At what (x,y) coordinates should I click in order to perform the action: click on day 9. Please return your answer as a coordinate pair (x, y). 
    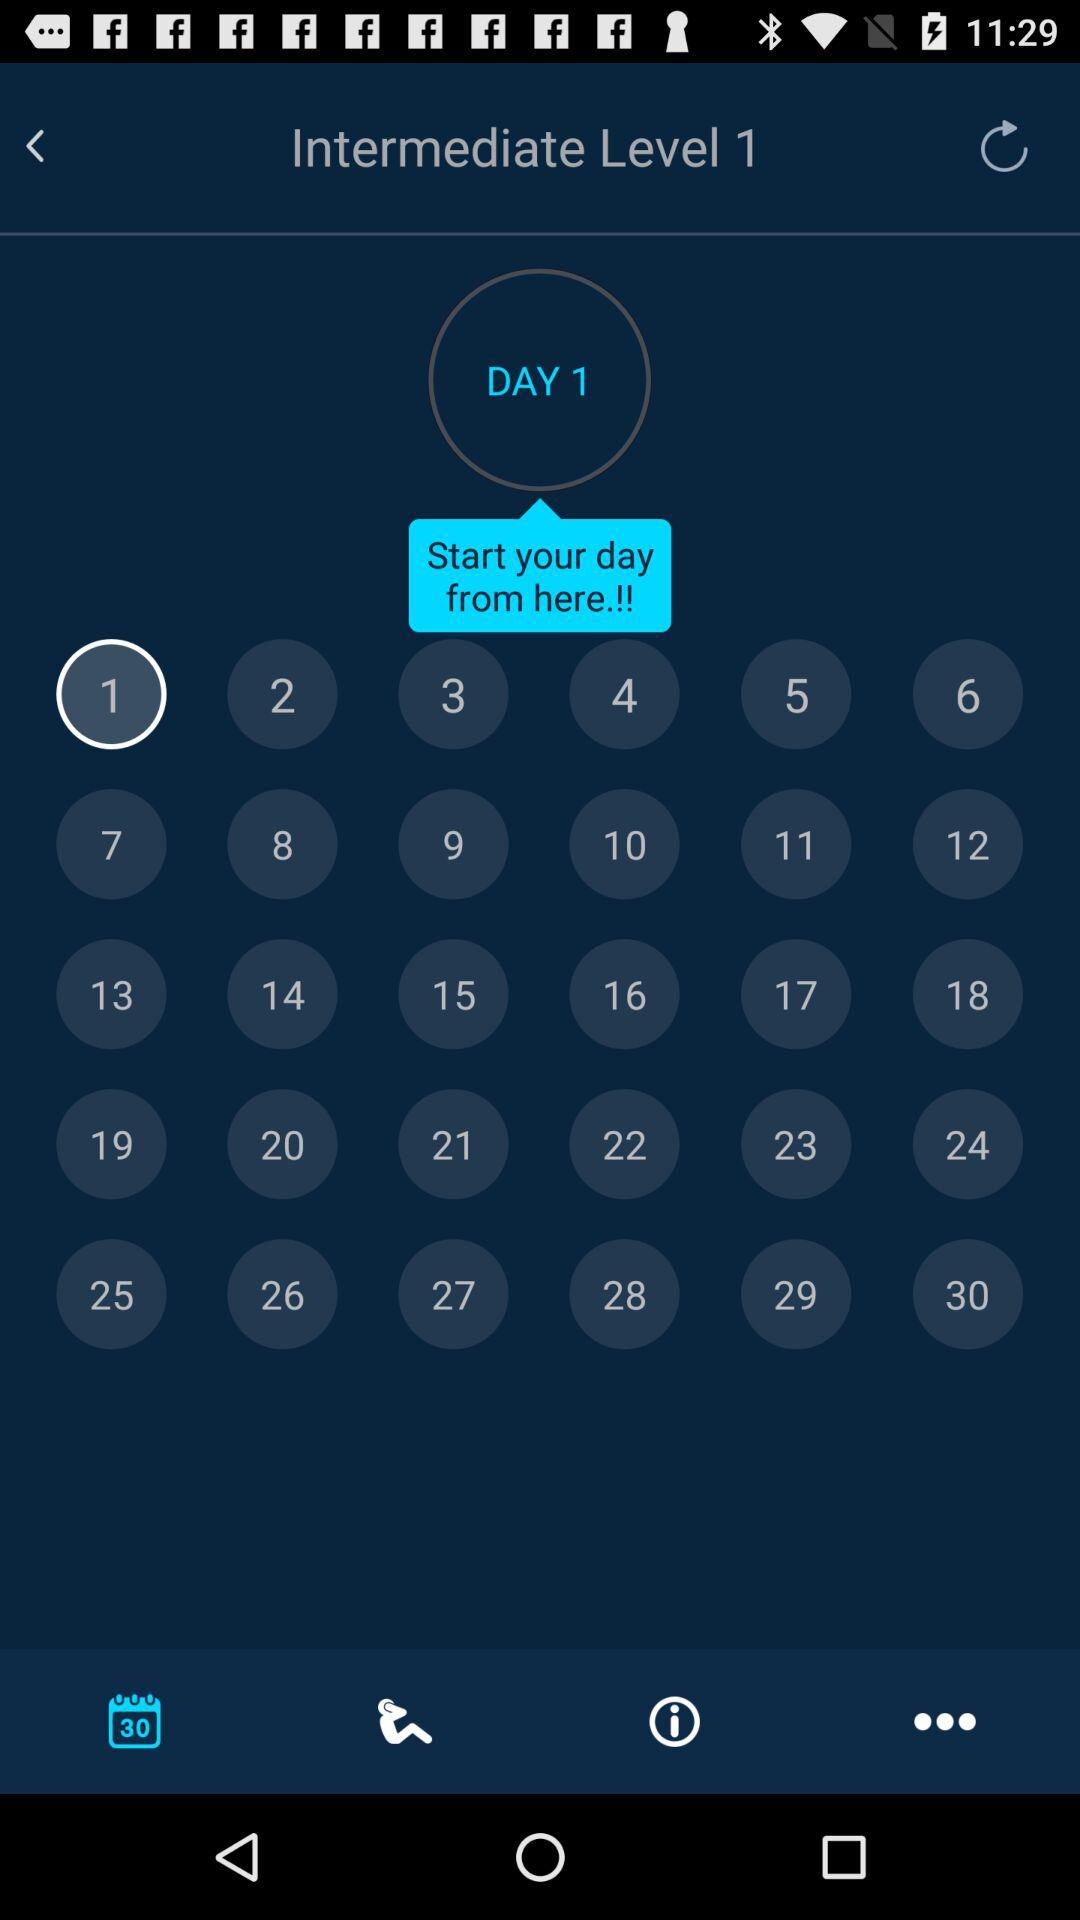
    Looking at the image, I should click on (453, 844).